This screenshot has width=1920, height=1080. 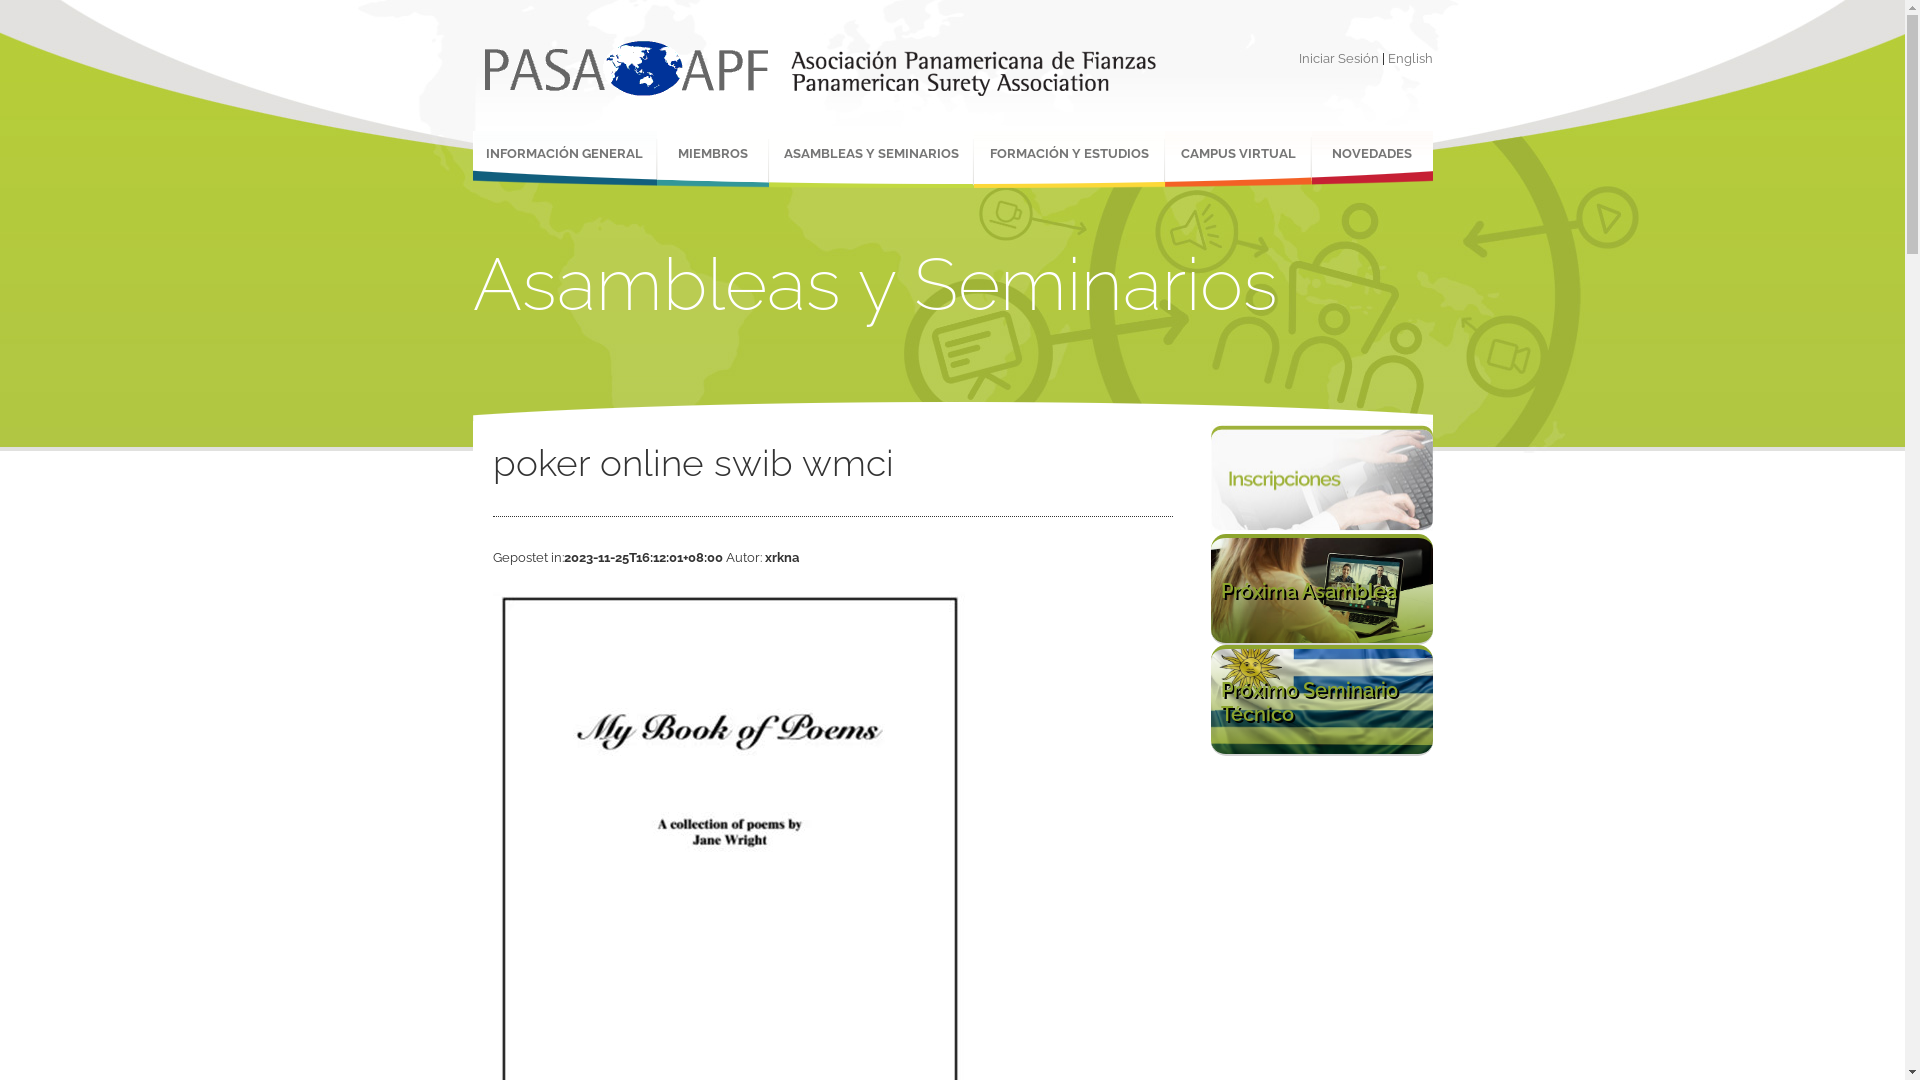 What do you see at coordinates (1236, 158) in the screenshot?
I see `'CAMPUS VIRTUAL'` at bounding box center [1236, 158].